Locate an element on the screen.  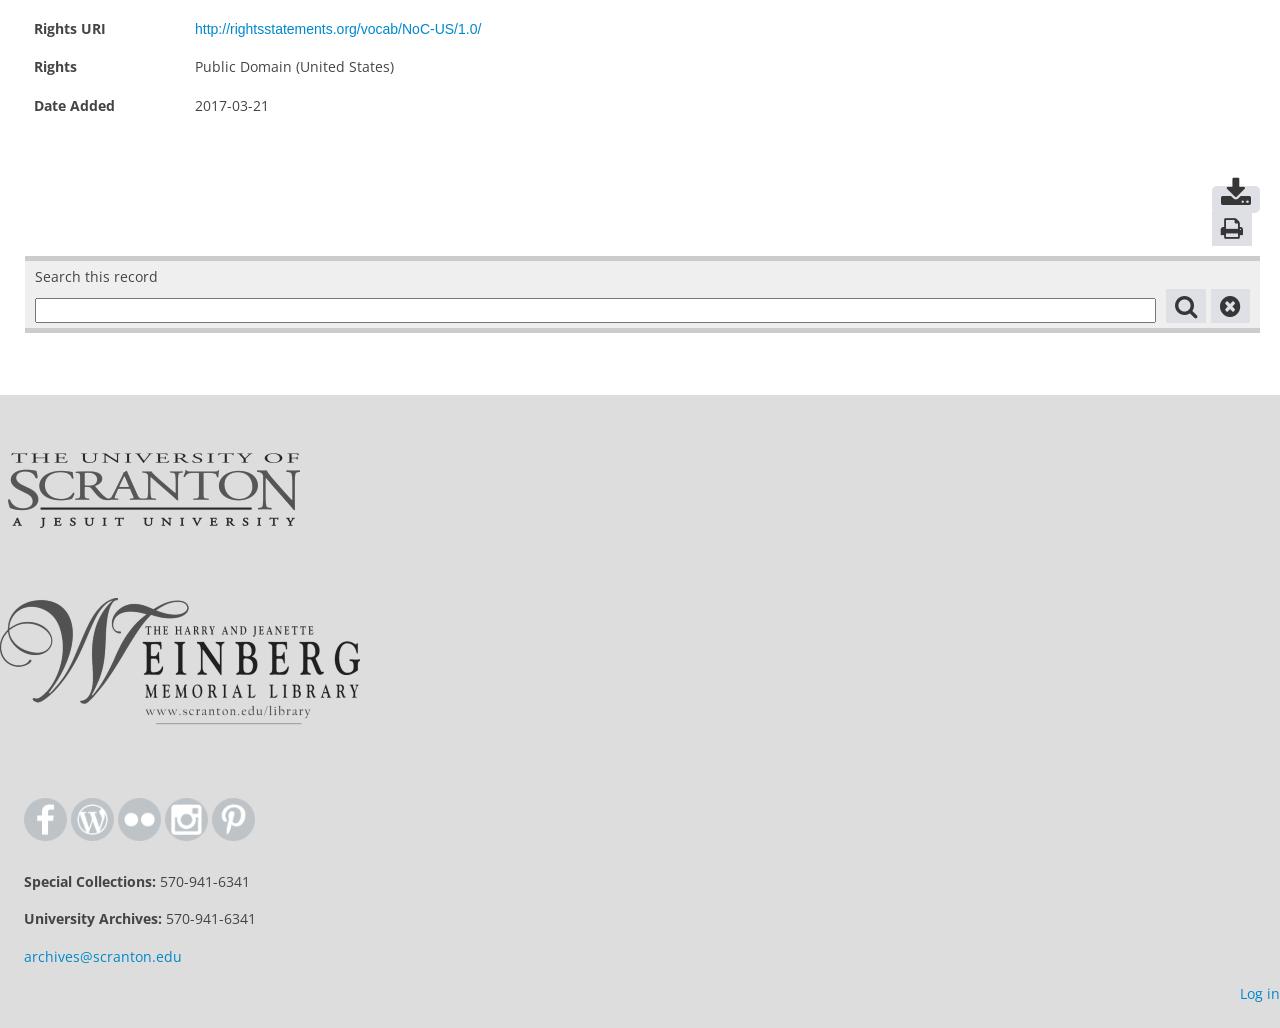
'Special Collections:' is located at coordinates (88, 880).